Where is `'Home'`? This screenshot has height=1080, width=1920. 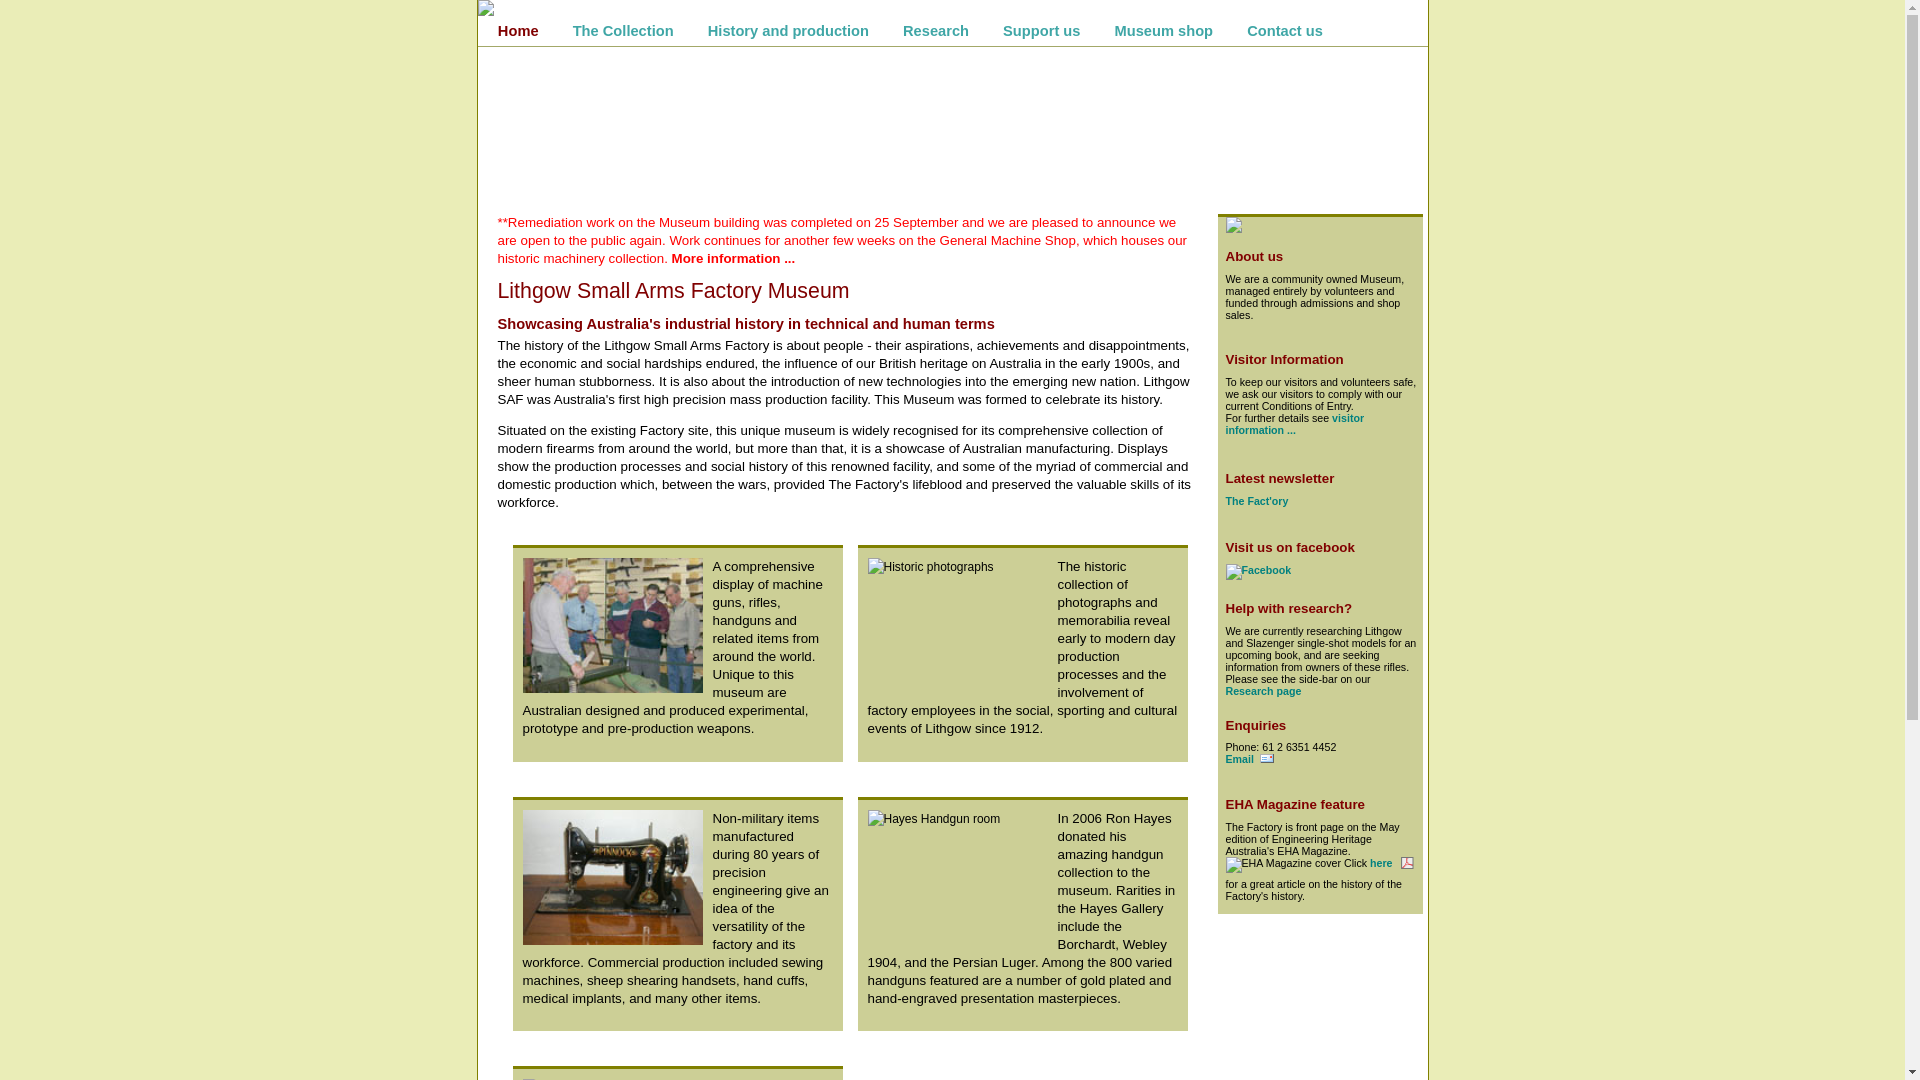 'Home' is located at coordinates (518, 30).